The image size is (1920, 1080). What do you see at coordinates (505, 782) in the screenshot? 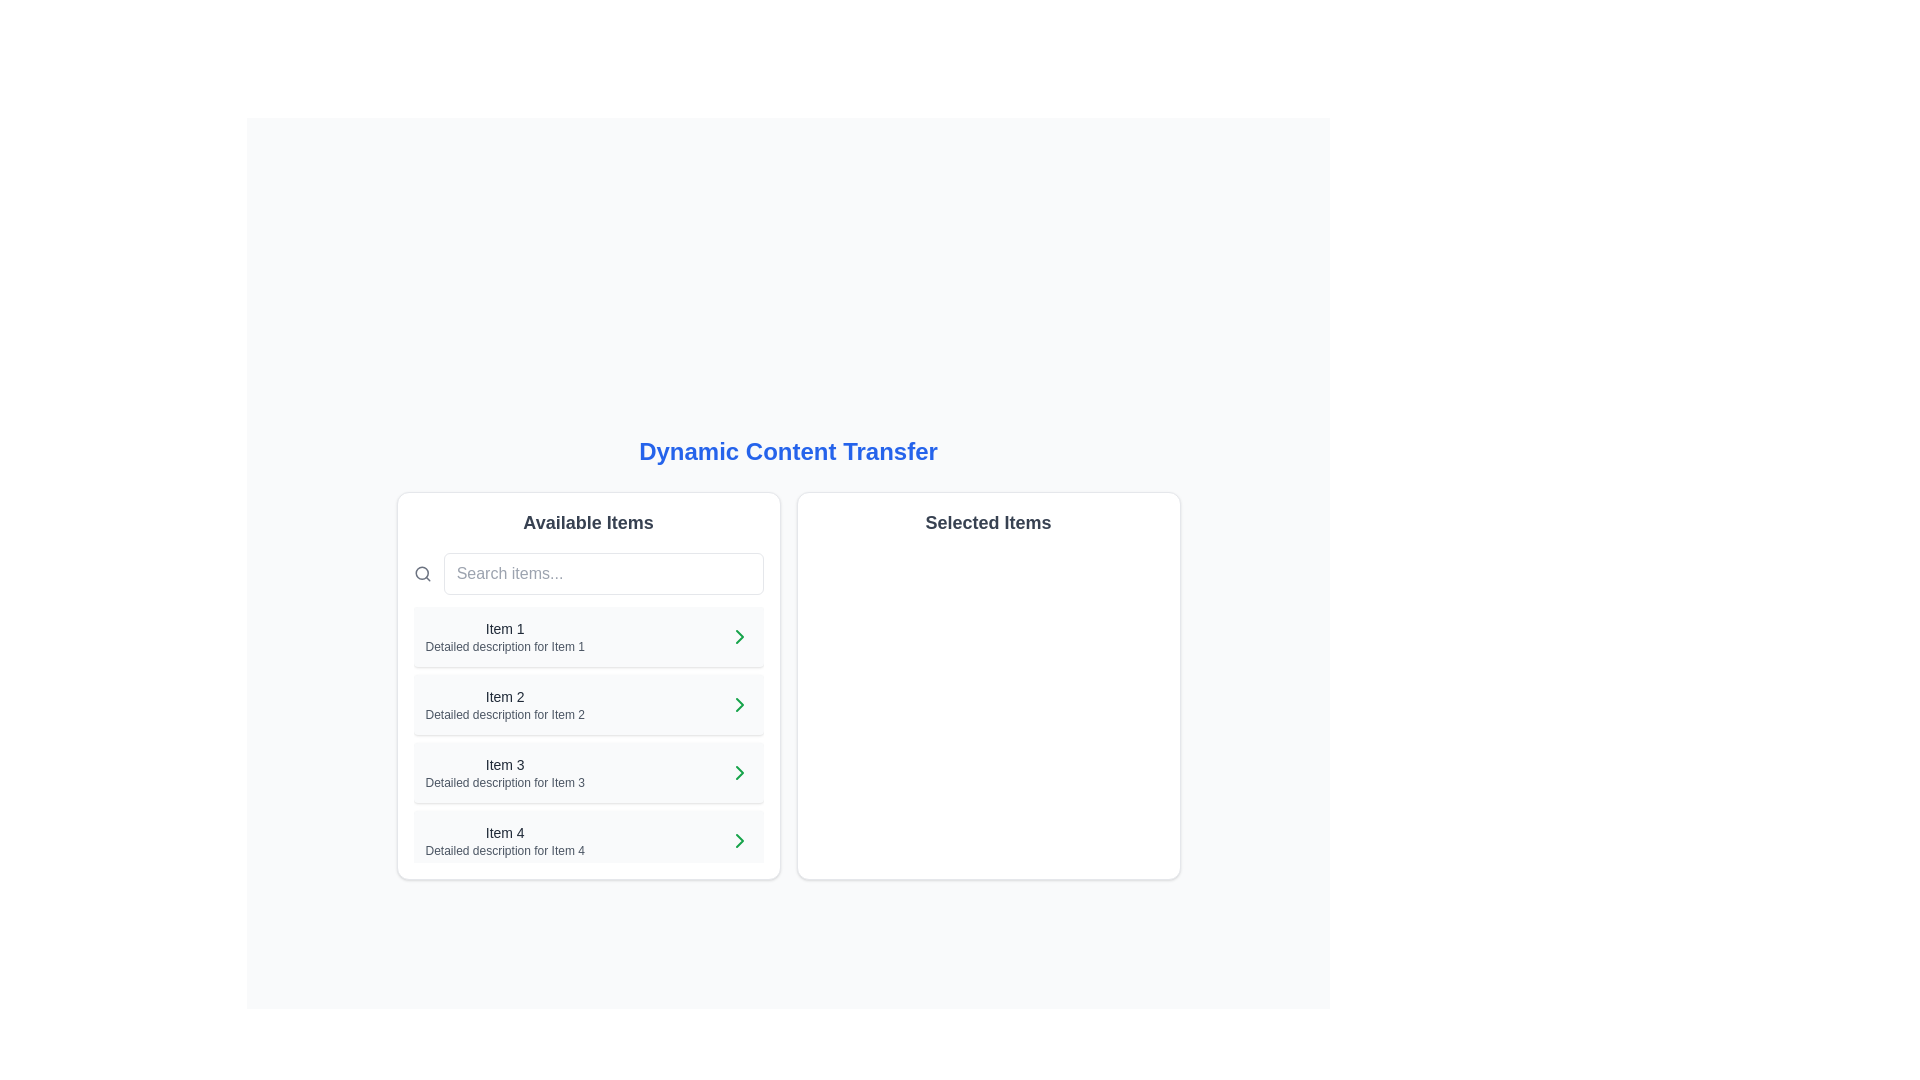
I see `the text display element that reads 'Detailed description for Item 3', which is styled in light gray and positioned below the title 'Item 3' in the 'Available Items' section` at bounding box center [505, 782].